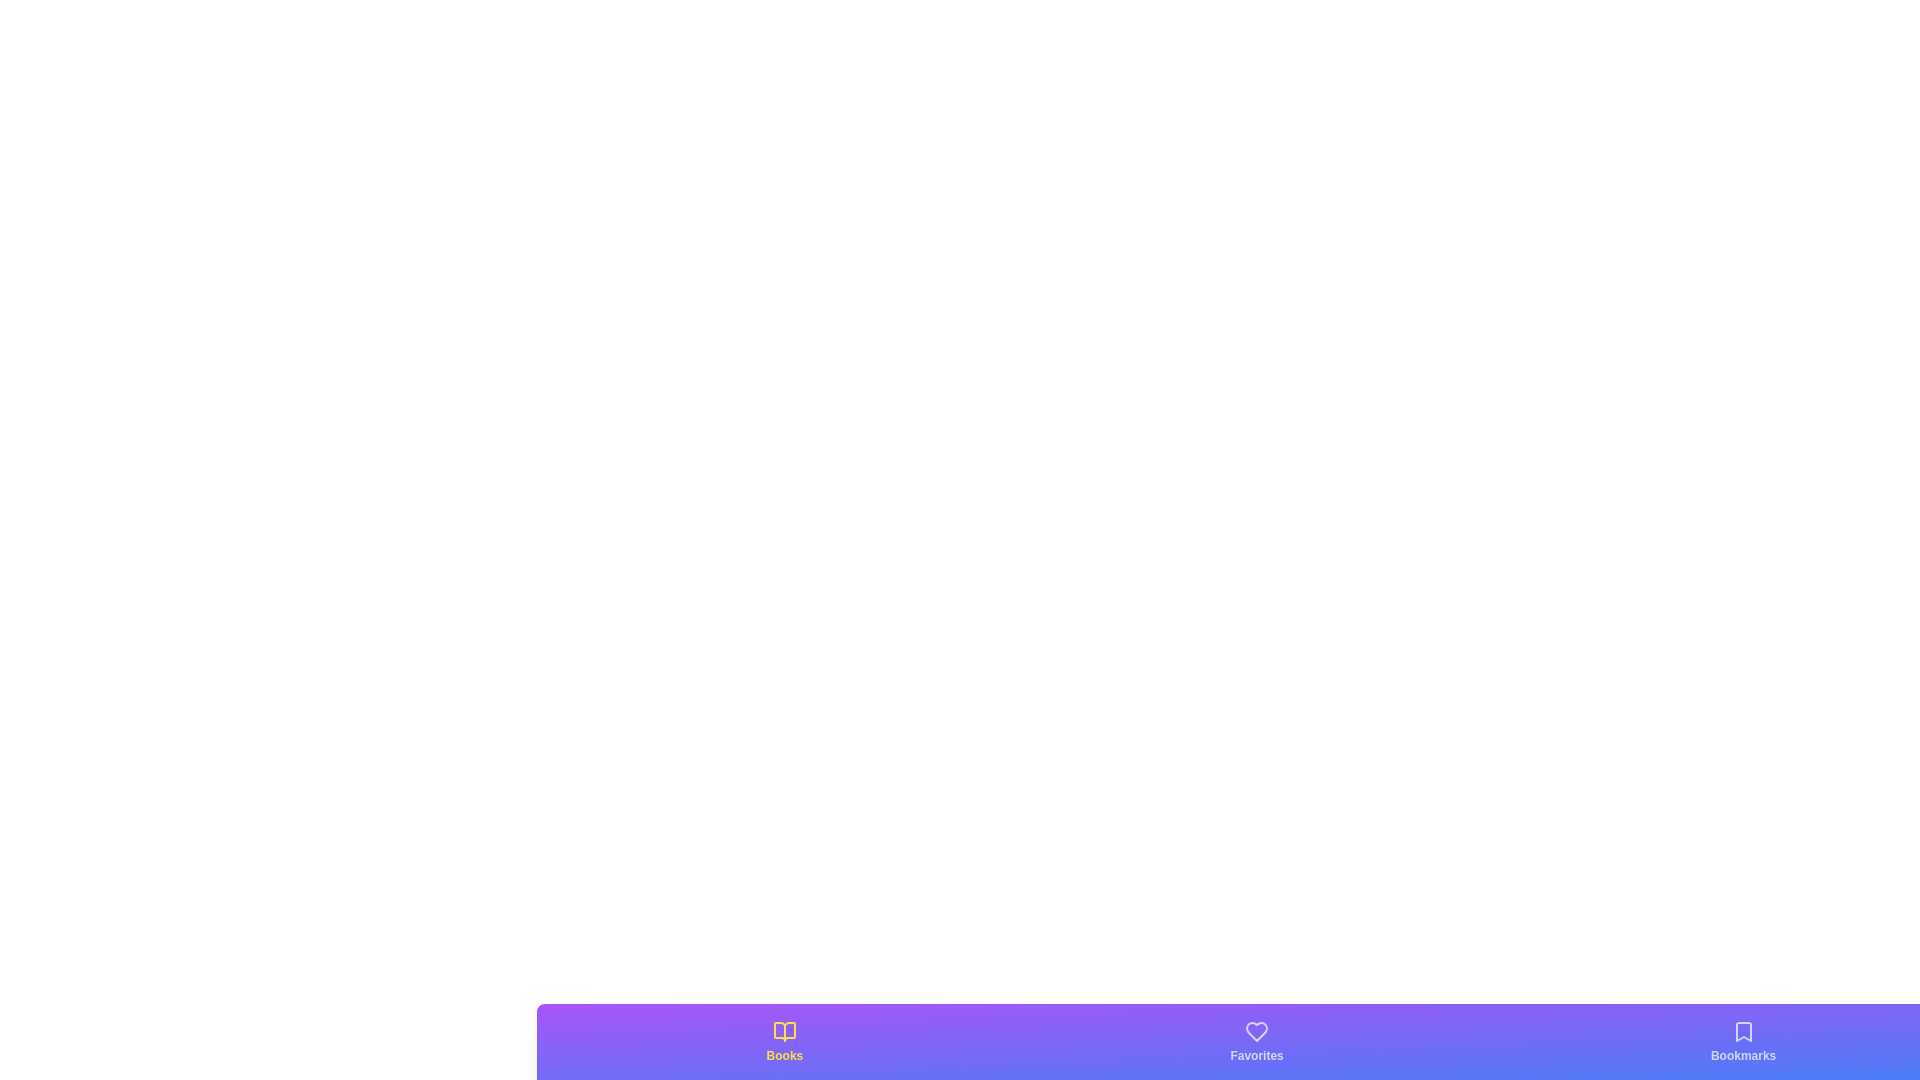  Describe the element at coordinates (1742, 1040) in the screenshot. I see `the tab with the label Bookmarks` at that location.